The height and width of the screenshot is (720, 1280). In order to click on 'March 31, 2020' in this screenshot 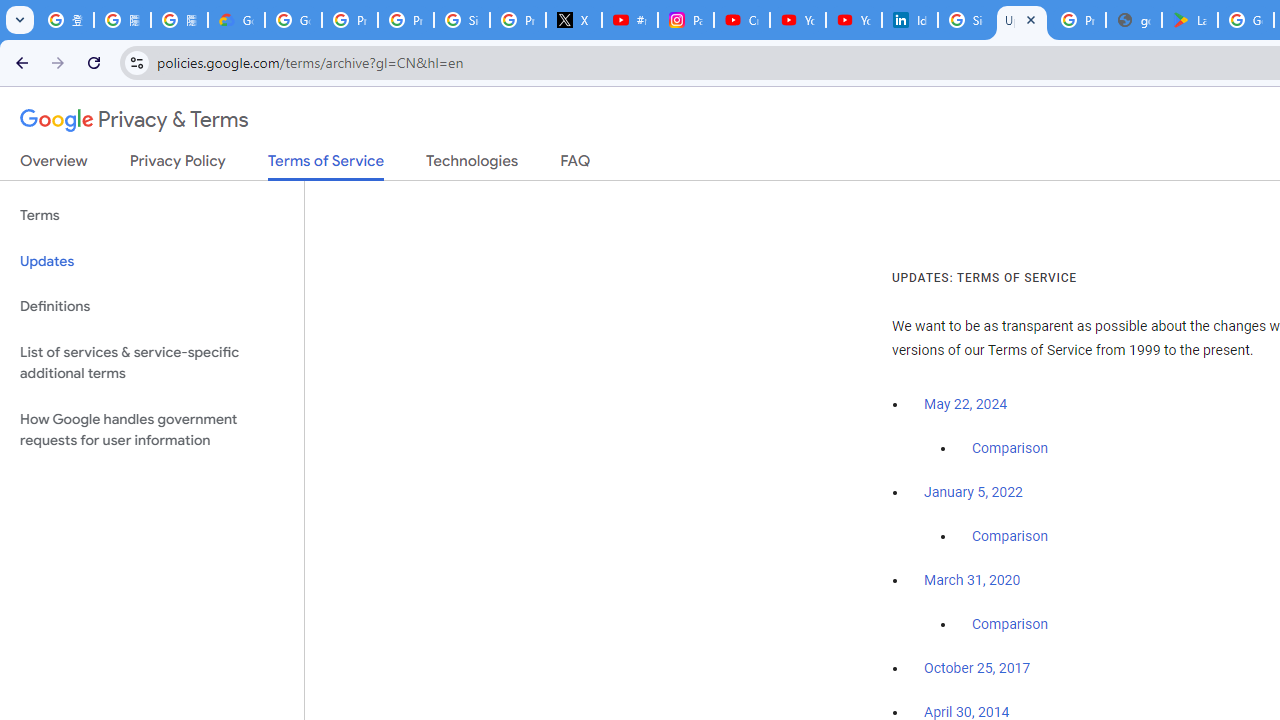, I will do `click(972, 580)`.